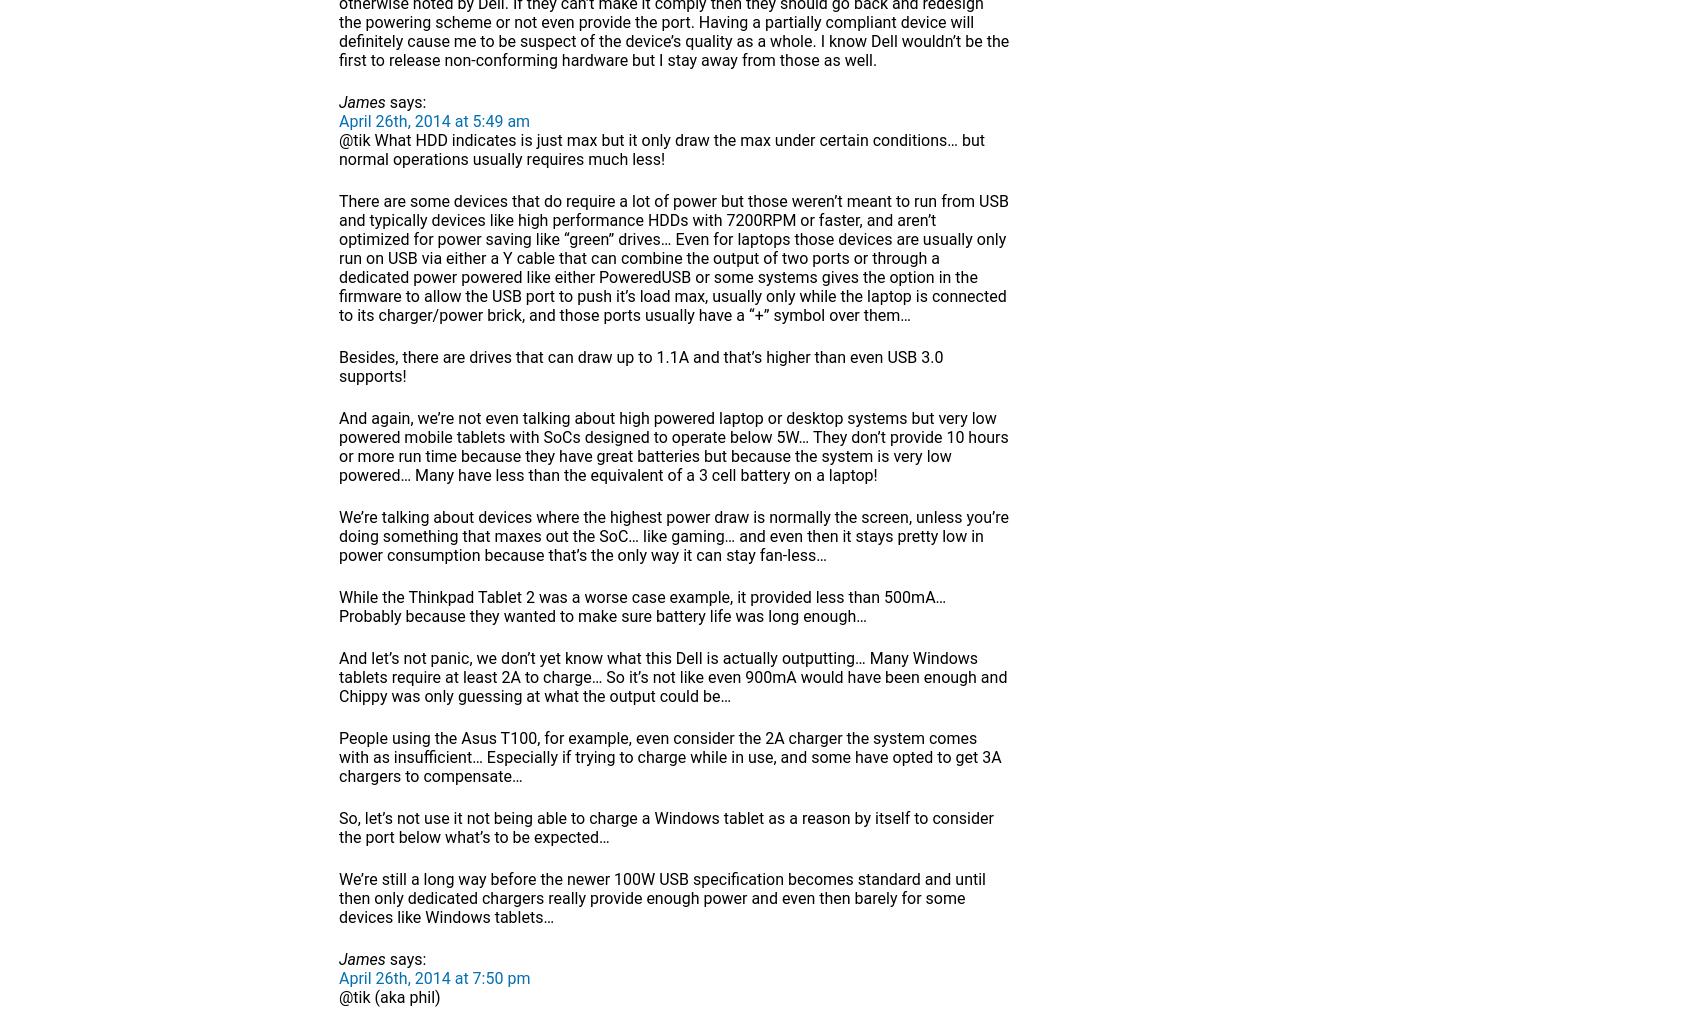  I want to click on 'Besides, there are drives that can draw up to 1.1A and that’s higher than even USB 3.0 supports!', so click(640, 366).